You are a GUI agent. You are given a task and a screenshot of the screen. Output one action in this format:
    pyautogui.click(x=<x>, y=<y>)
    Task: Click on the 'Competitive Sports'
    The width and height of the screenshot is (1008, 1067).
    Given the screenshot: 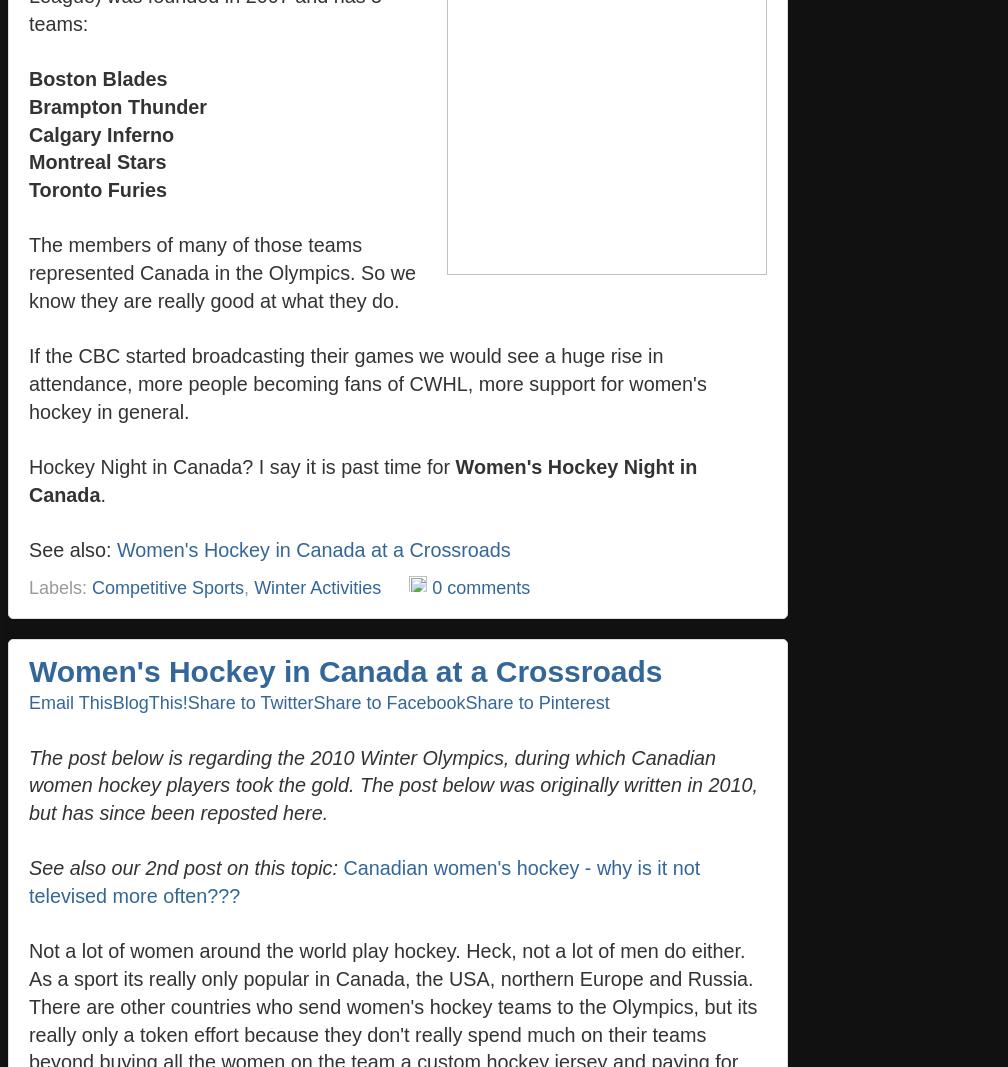 What is the action you would take?
    pyautogui.click(x=168, y=586)
    